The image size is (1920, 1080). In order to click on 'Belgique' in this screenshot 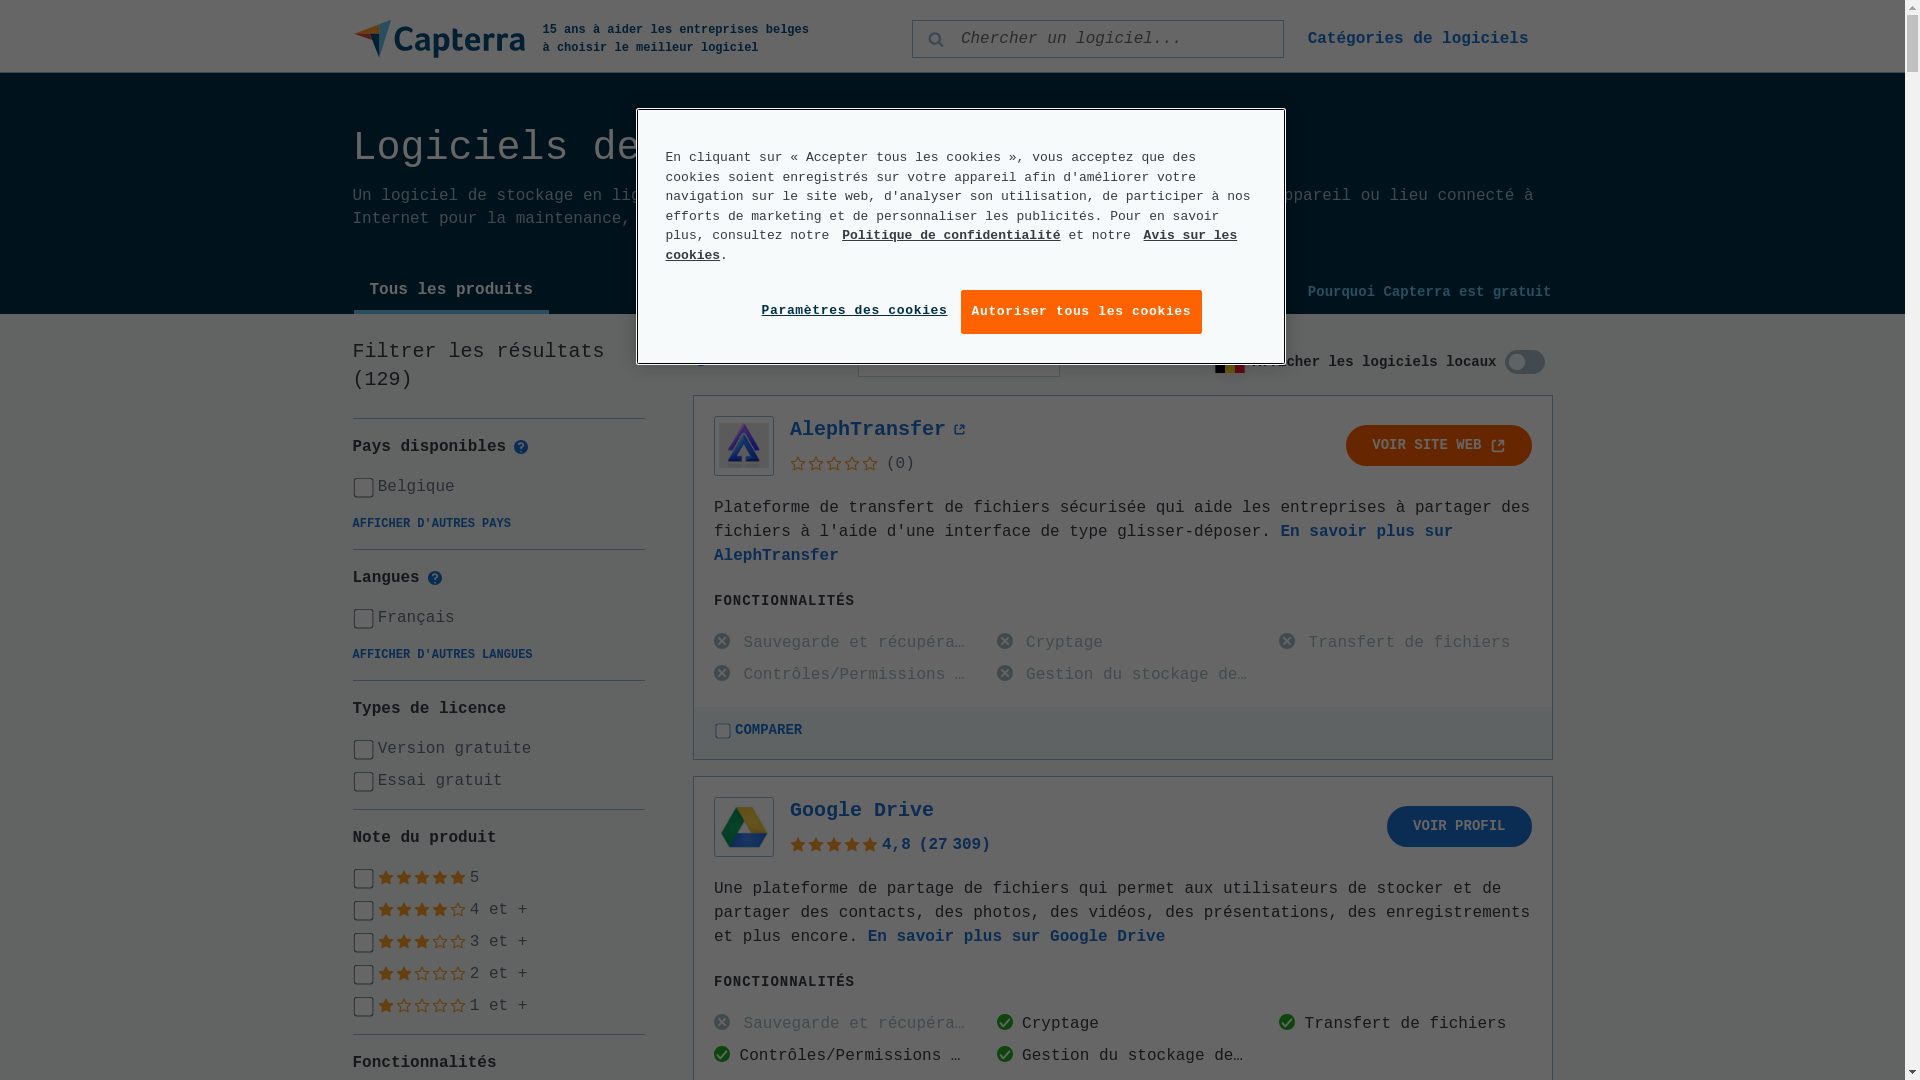, I will do `click(498, 486)`.